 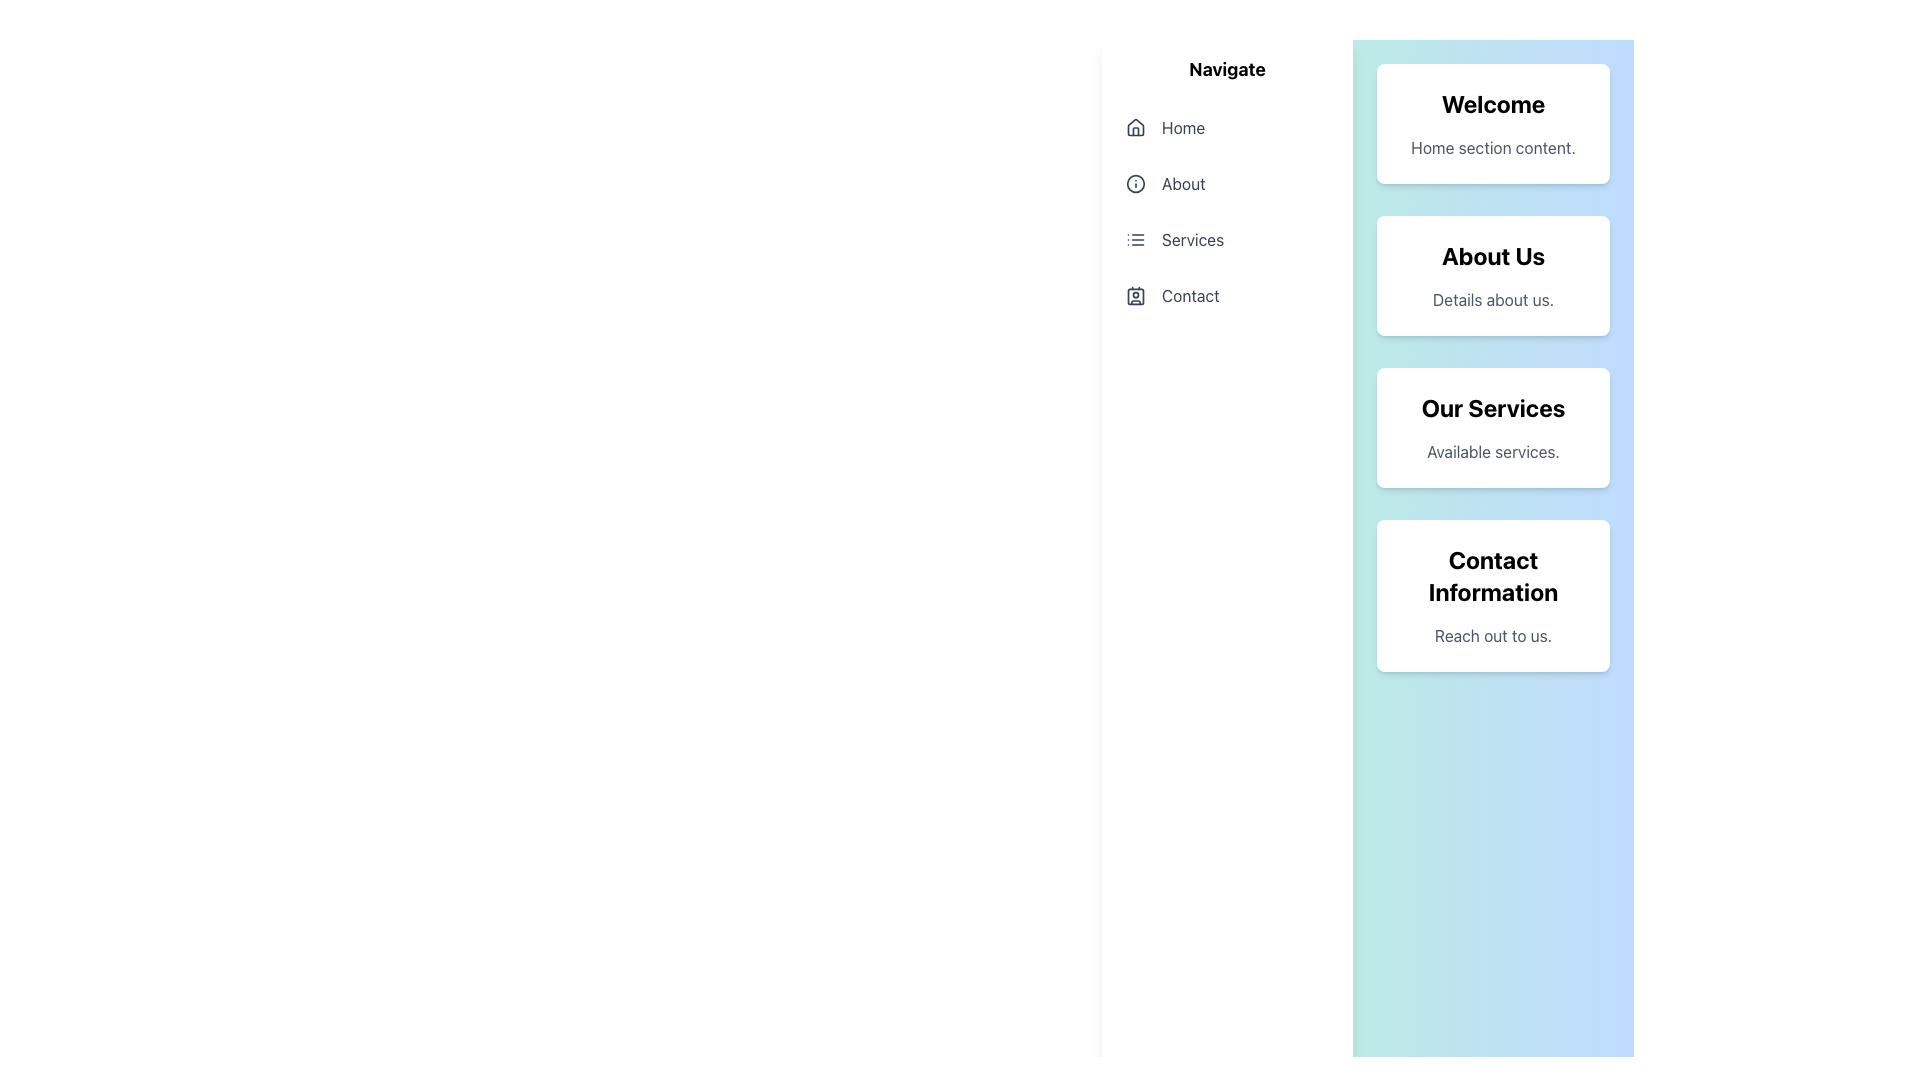 I want to click on the first interactive navigation link in the sidebar that redirects to the home section, so click(x=1226, y=127).